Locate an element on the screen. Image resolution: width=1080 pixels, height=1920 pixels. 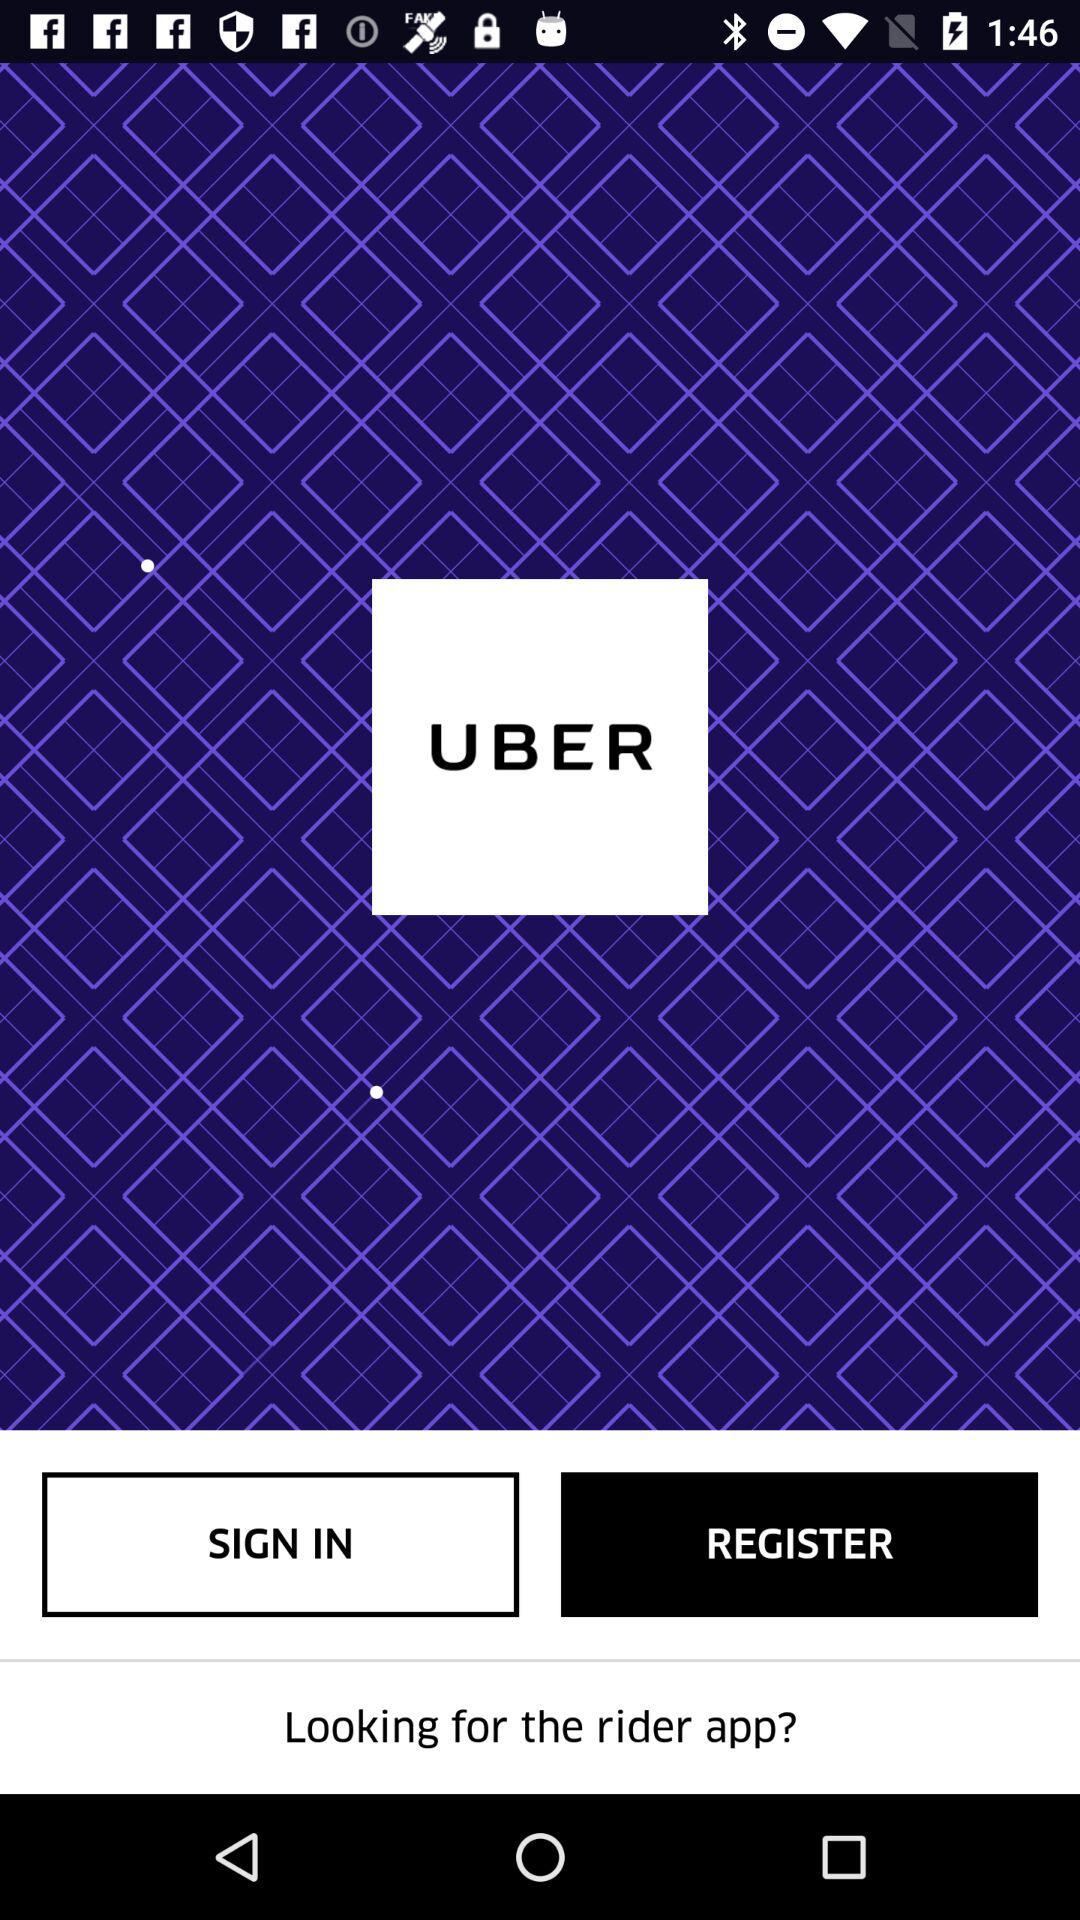
the register is located at coordinates (798, 1543).